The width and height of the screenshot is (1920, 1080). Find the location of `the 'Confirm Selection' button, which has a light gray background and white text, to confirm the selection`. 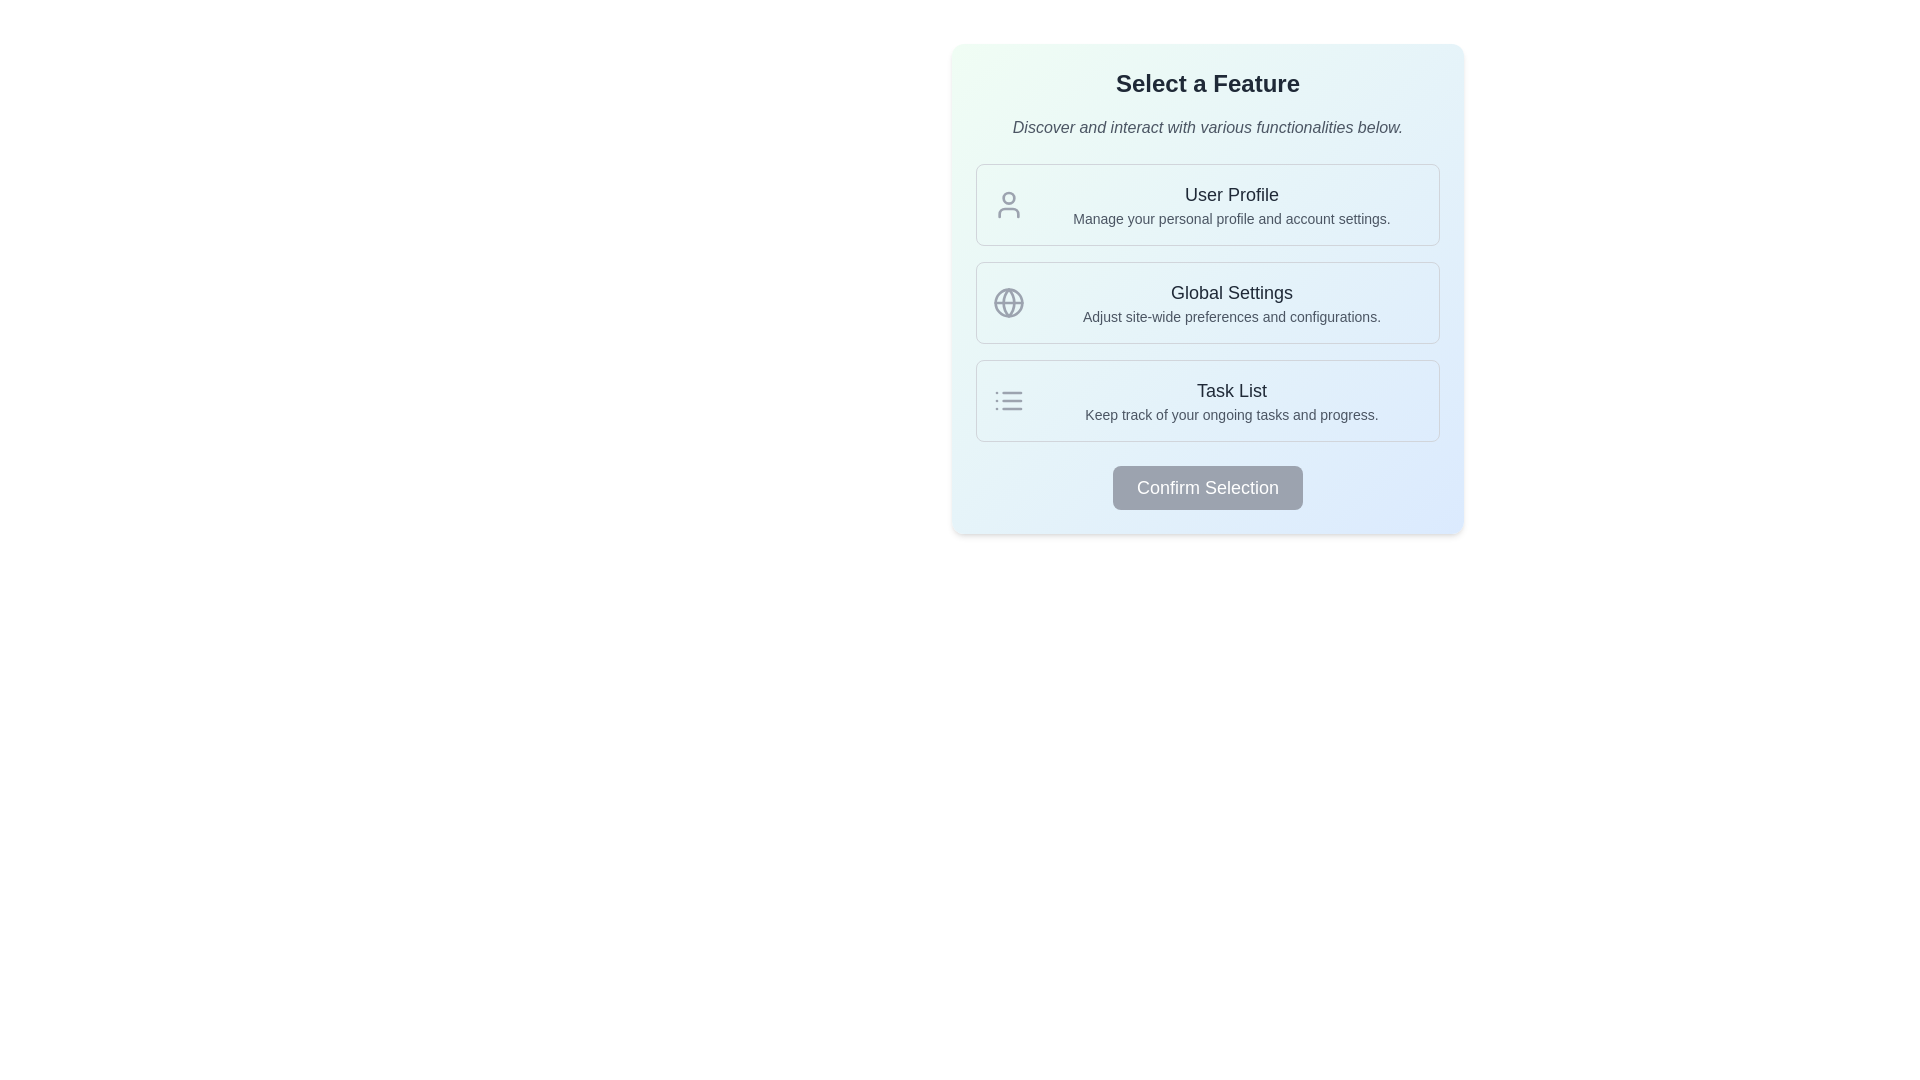

the 'Confirm Selection' button, which has a light gray background and white text, to confirm the selection is located at coordinates (1207, 488).